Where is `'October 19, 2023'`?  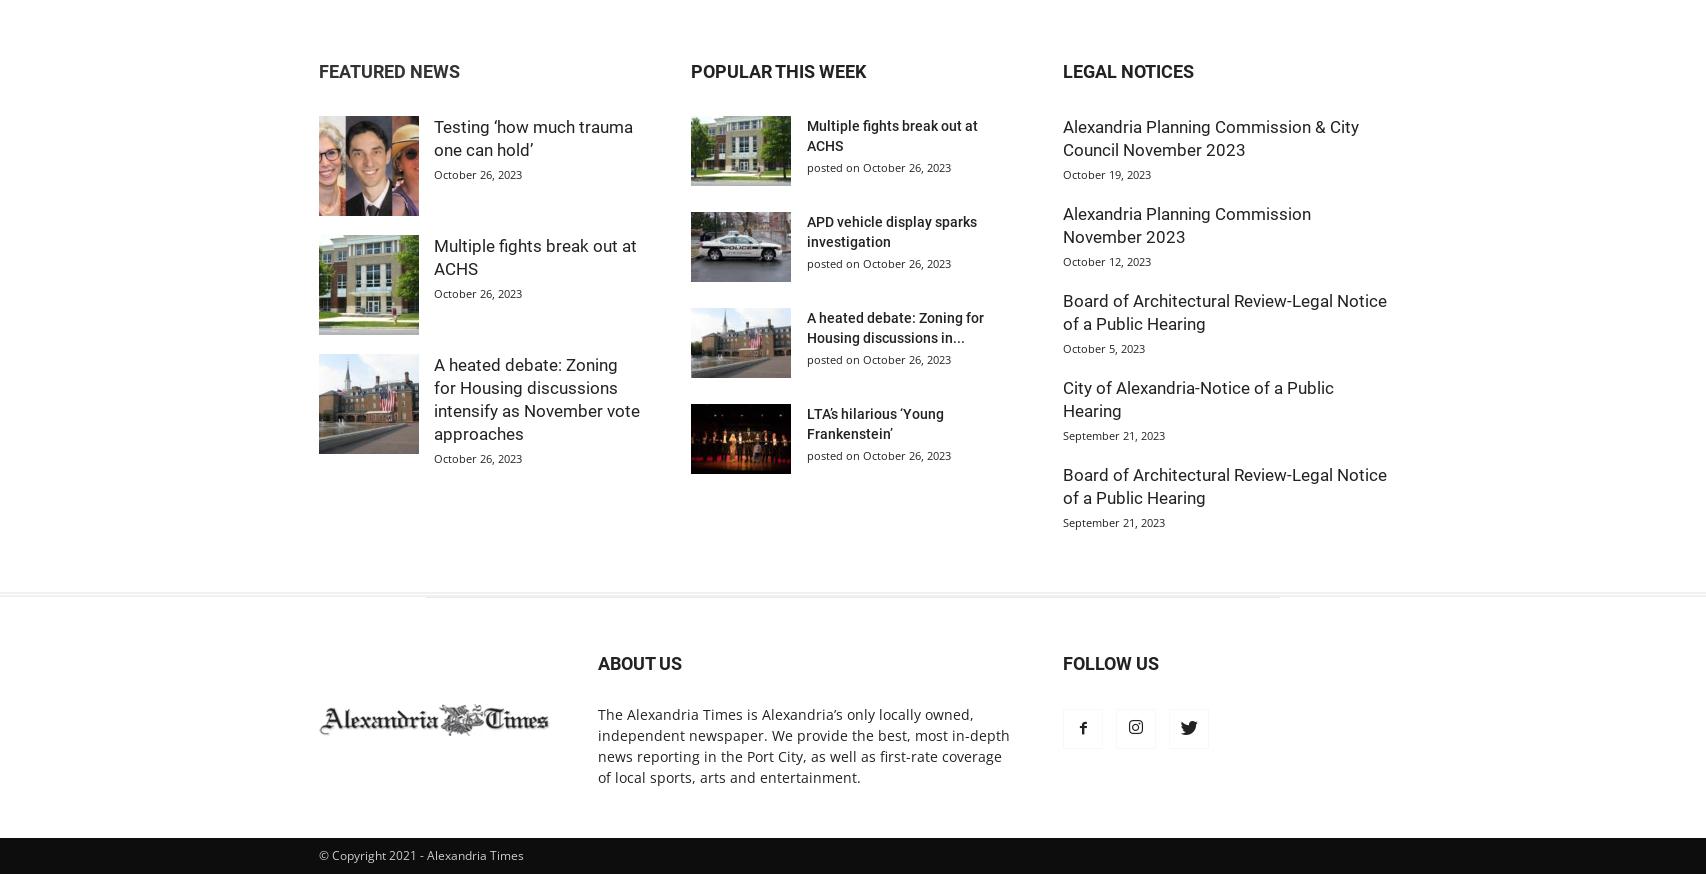 'October 19, 2023' is located at coordinates (1063, 173).